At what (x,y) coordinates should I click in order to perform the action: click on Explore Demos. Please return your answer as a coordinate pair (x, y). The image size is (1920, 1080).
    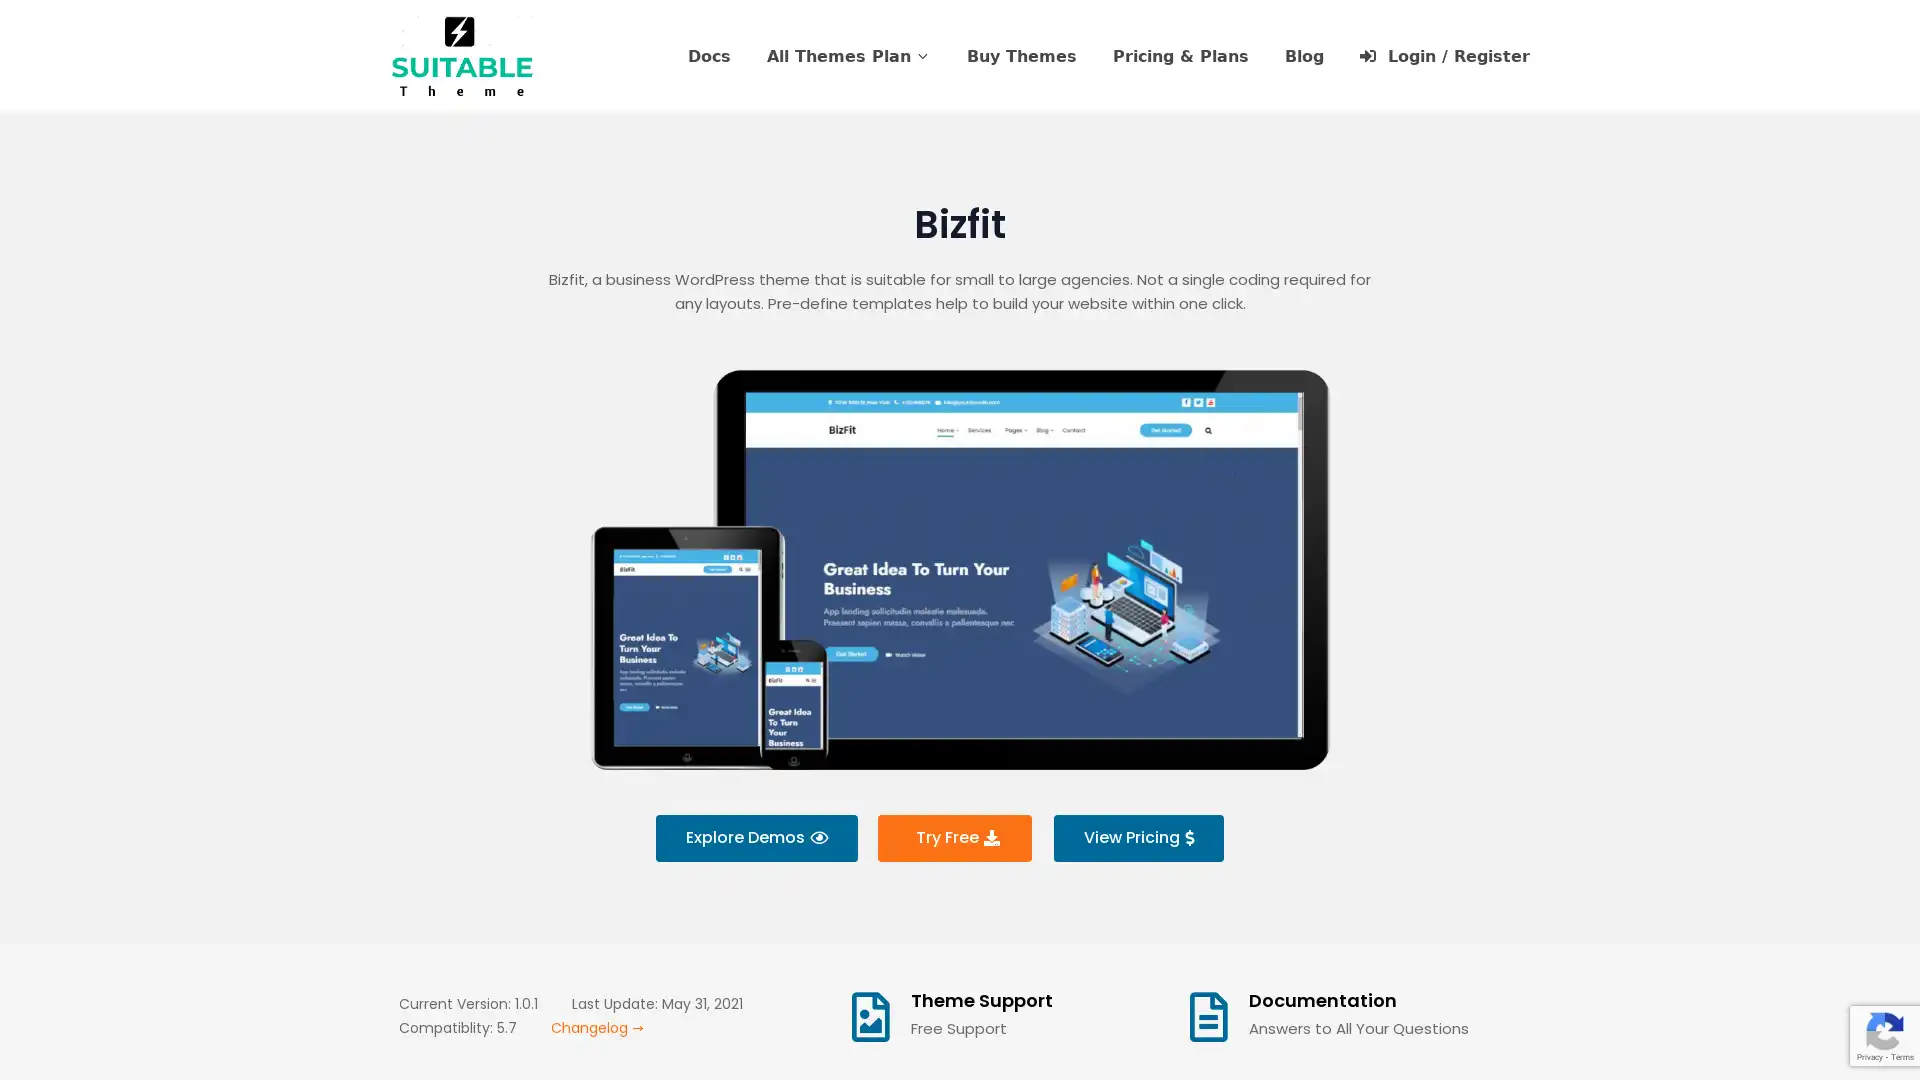
    Looking at the image, I should click on (754, 837).